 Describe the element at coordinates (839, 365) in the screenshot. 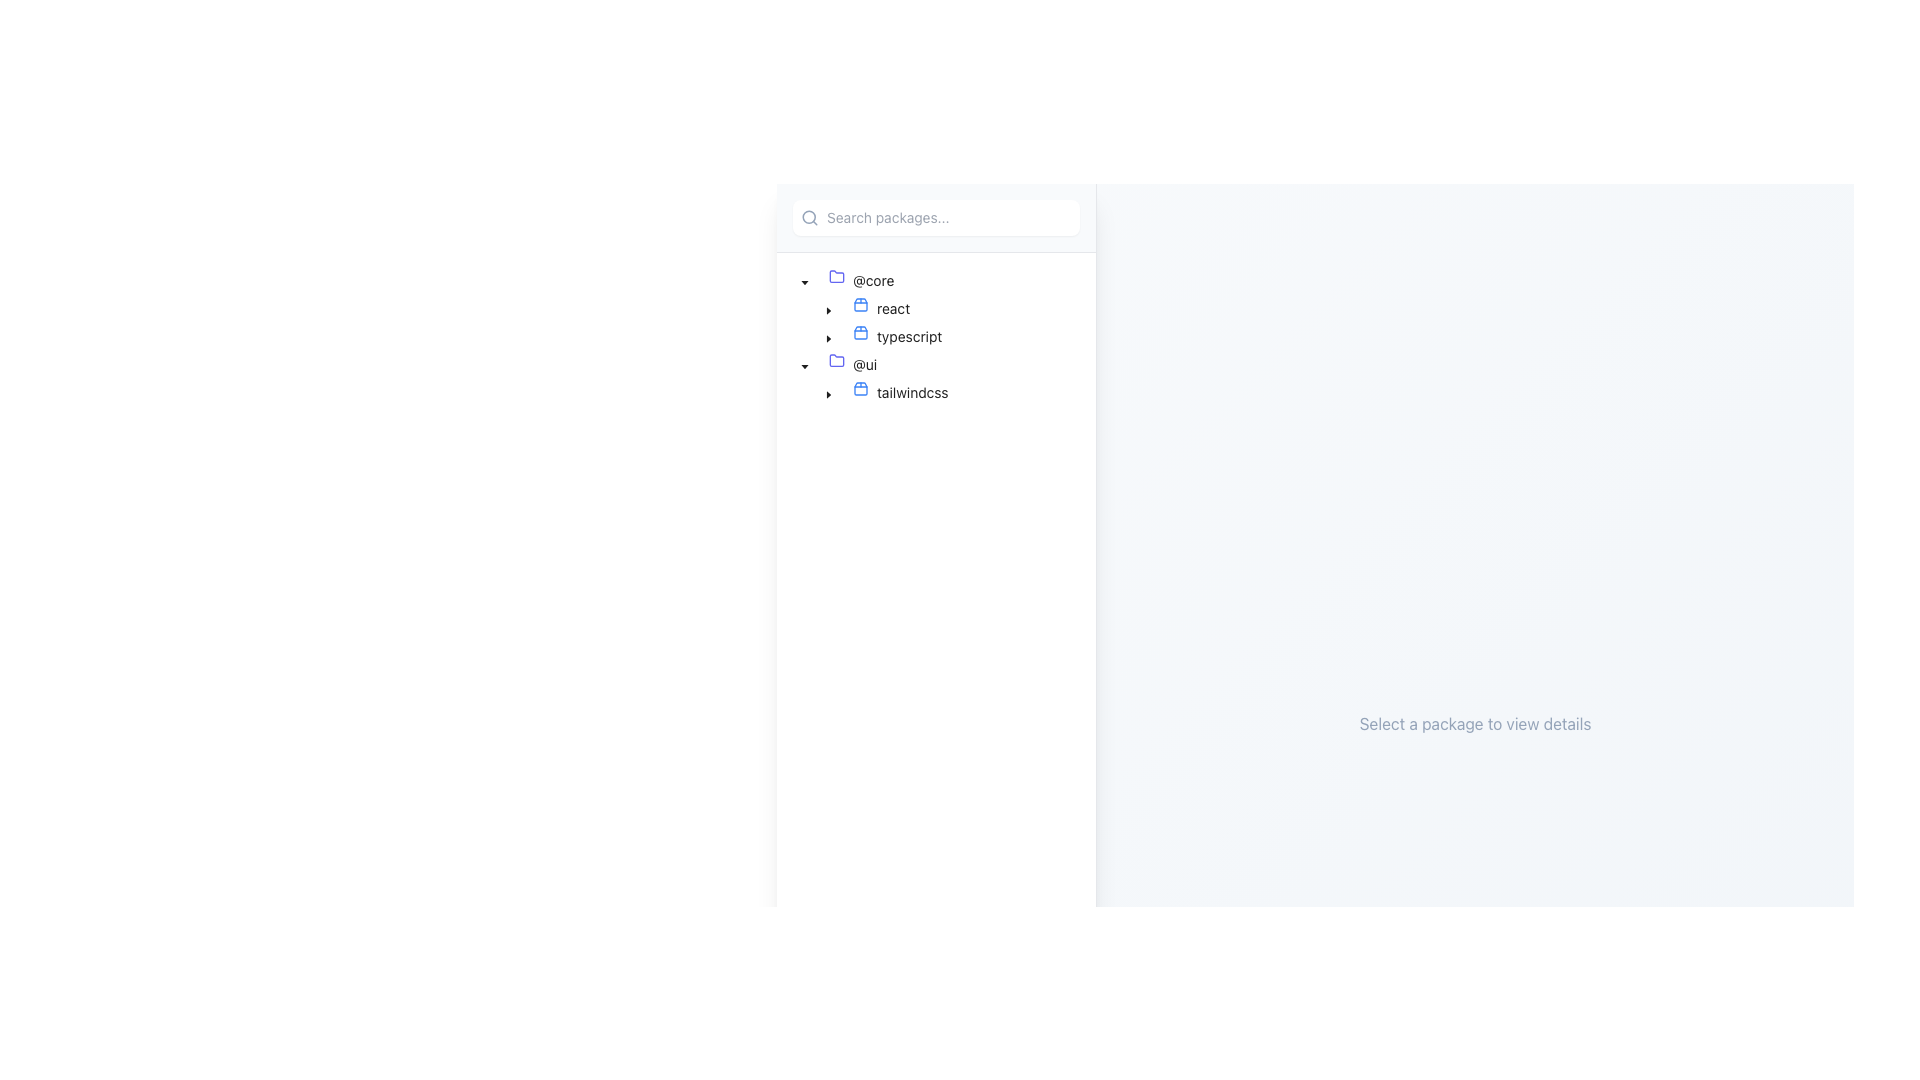

I see `the expandable tree node labeled '@ui'` at that location.